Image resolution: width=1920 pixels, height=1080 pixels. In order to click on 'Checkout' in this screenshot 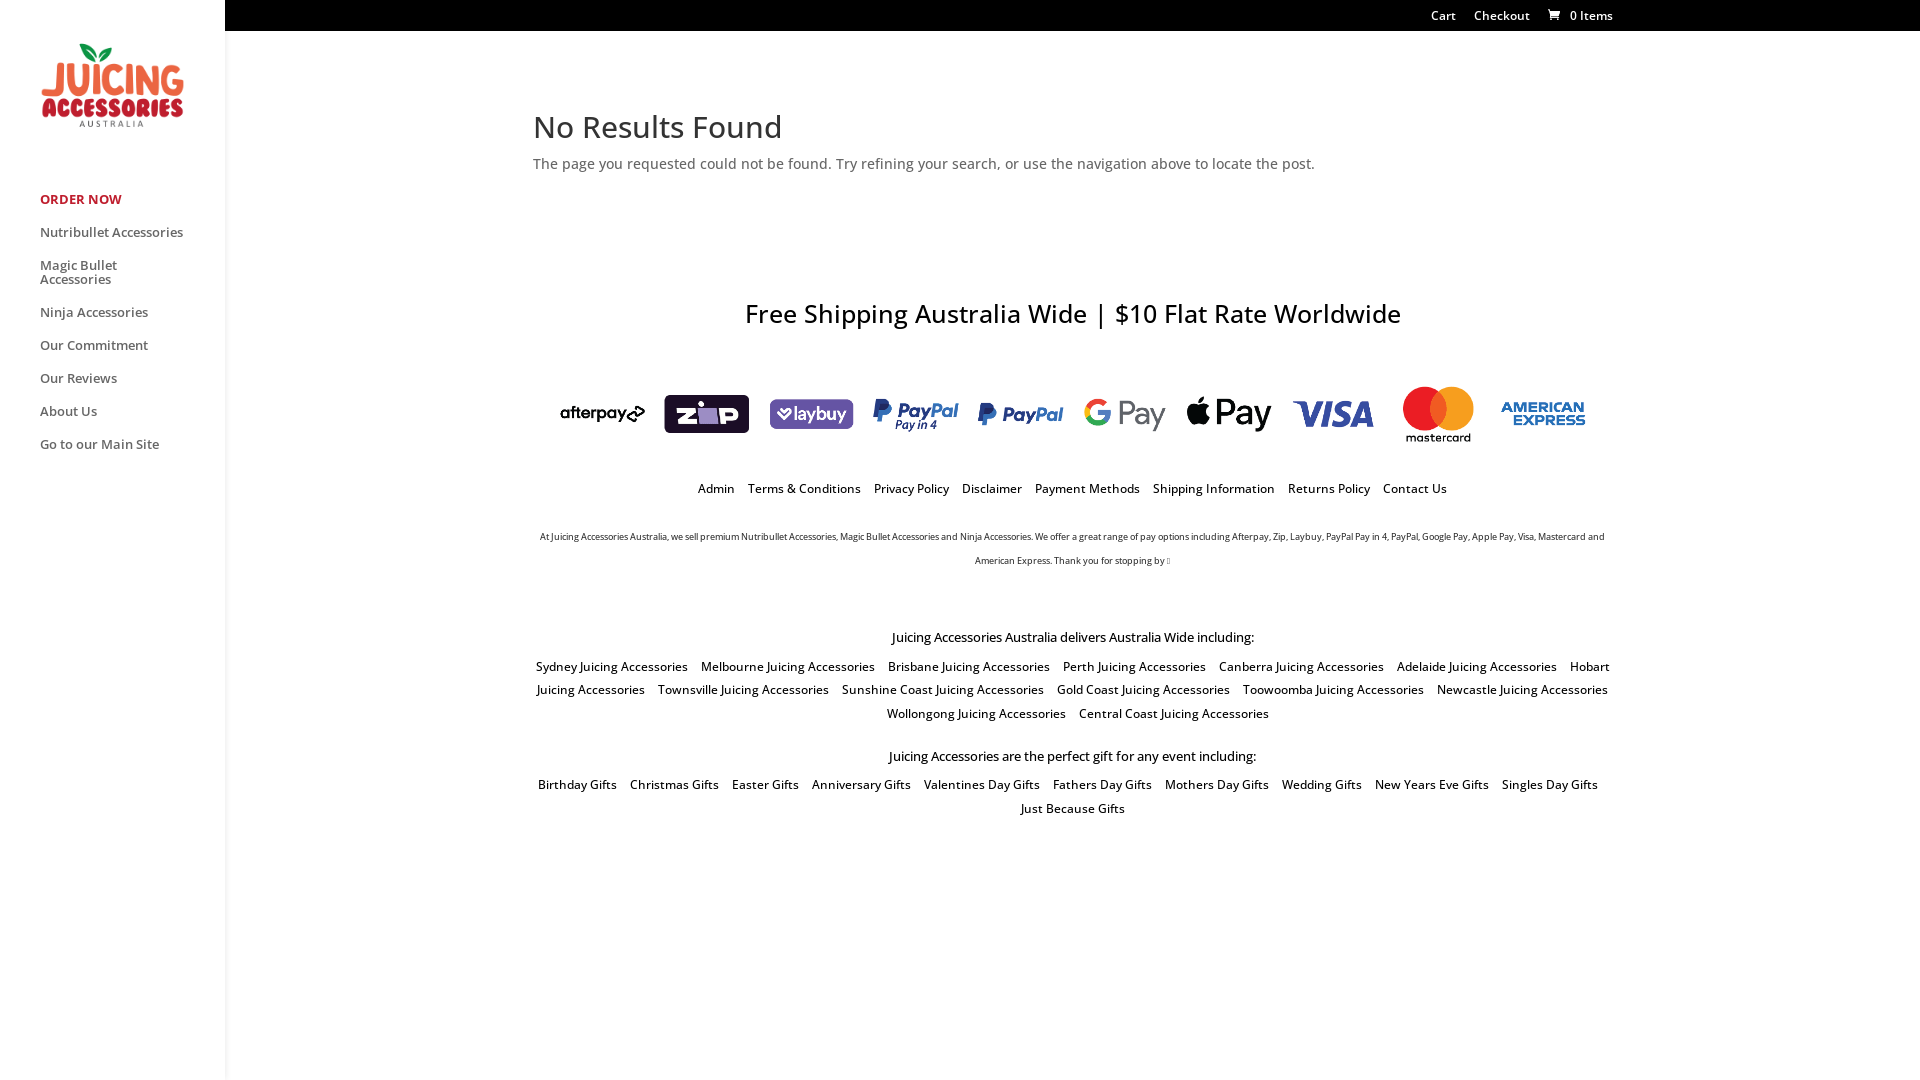, I will do `click(1502, 20)`.